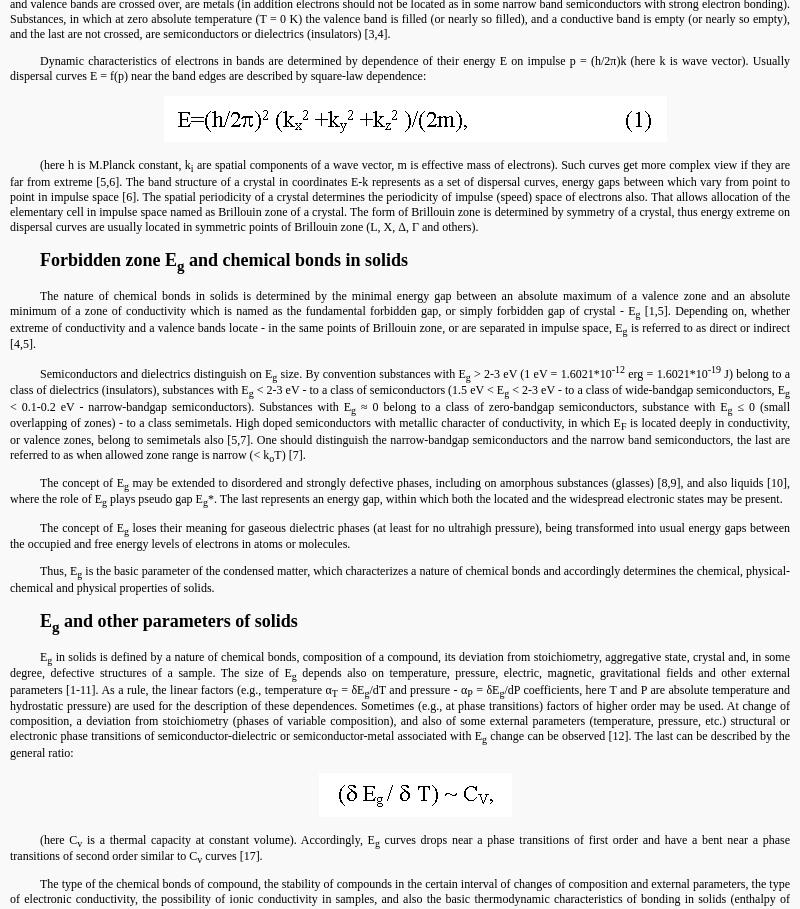  Describe the element at coordinates (400, 68) in the screenshot. I see `'Dynamic characteristics of electrons in bands are determined by dependence of their energy E on impulse p = (h/2π)k (here k is wave vector). Usually dispersal curves E = f(p) near the band edges are described by square-law dependence:'` at that location.